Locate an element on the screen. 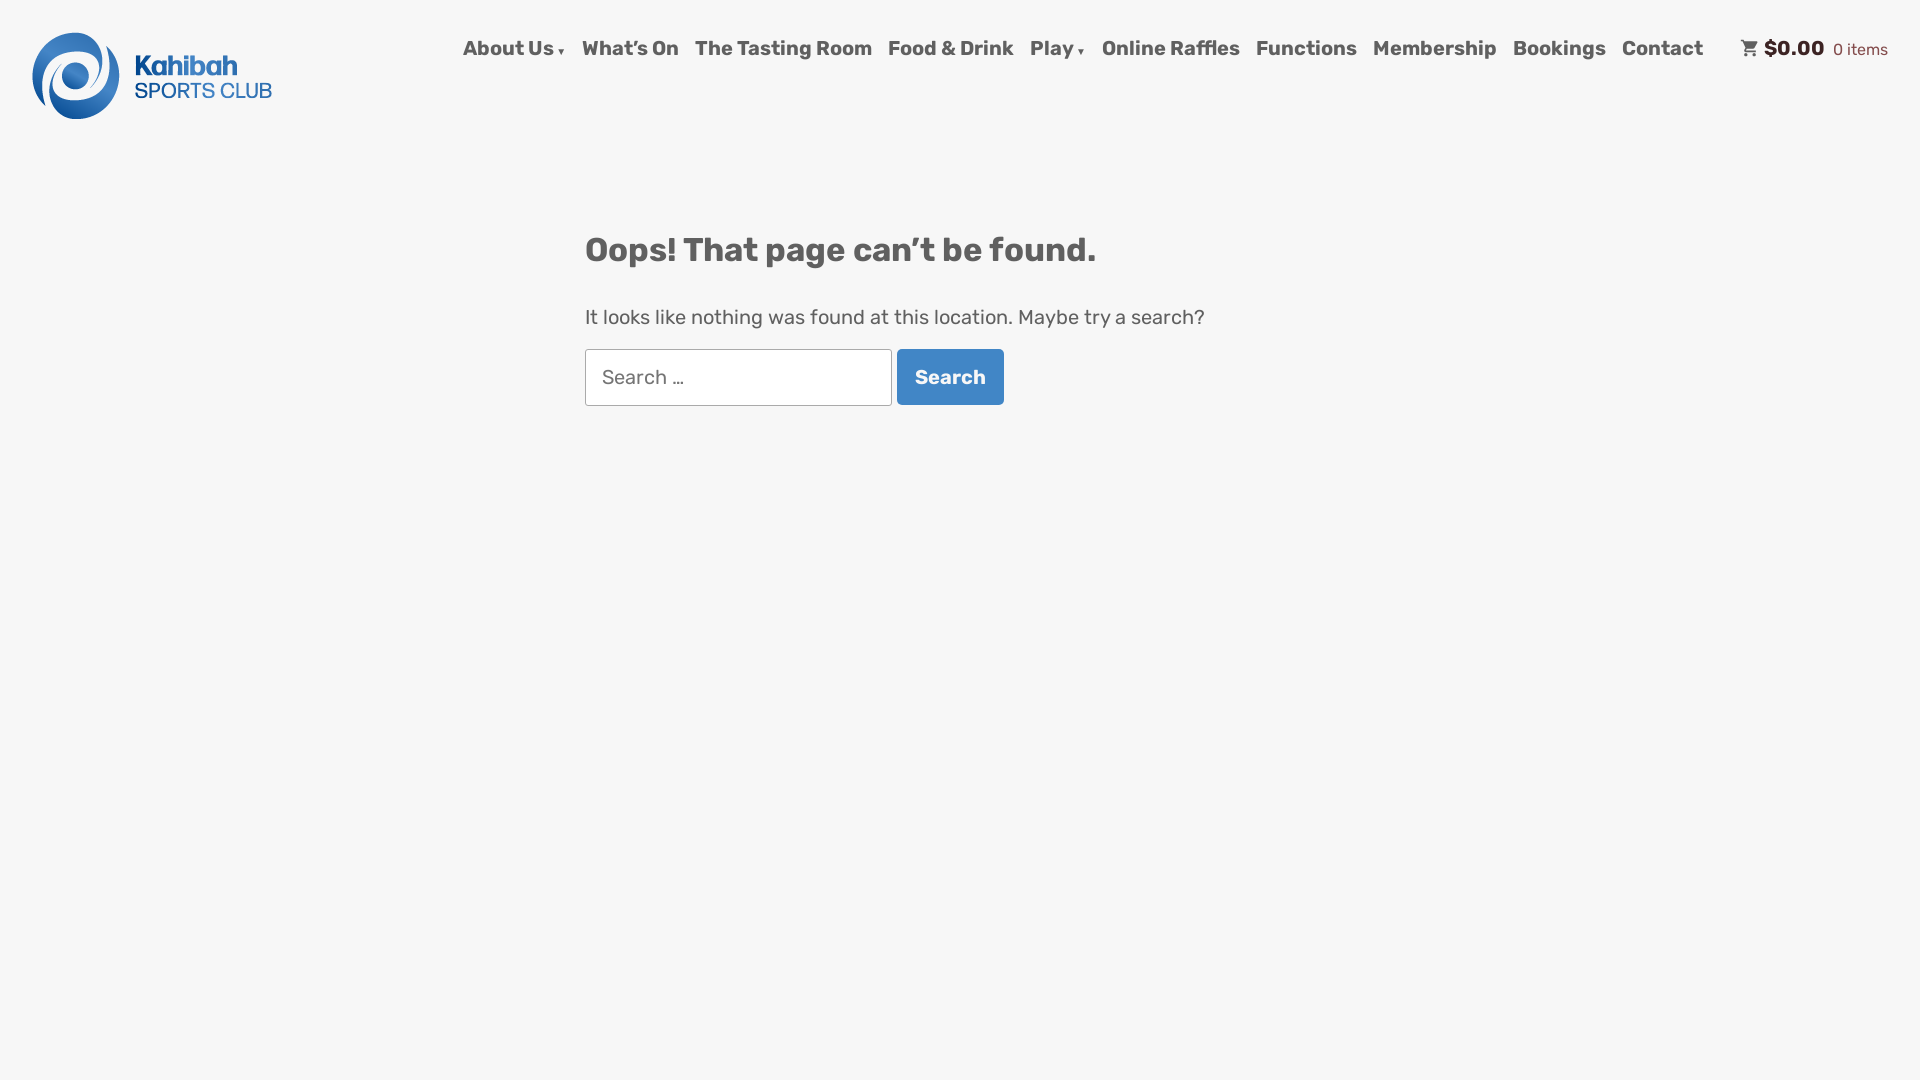 This screenshot has width=1920, height=1080. 'Online Raffles' is located at coordinates (1171, 48).